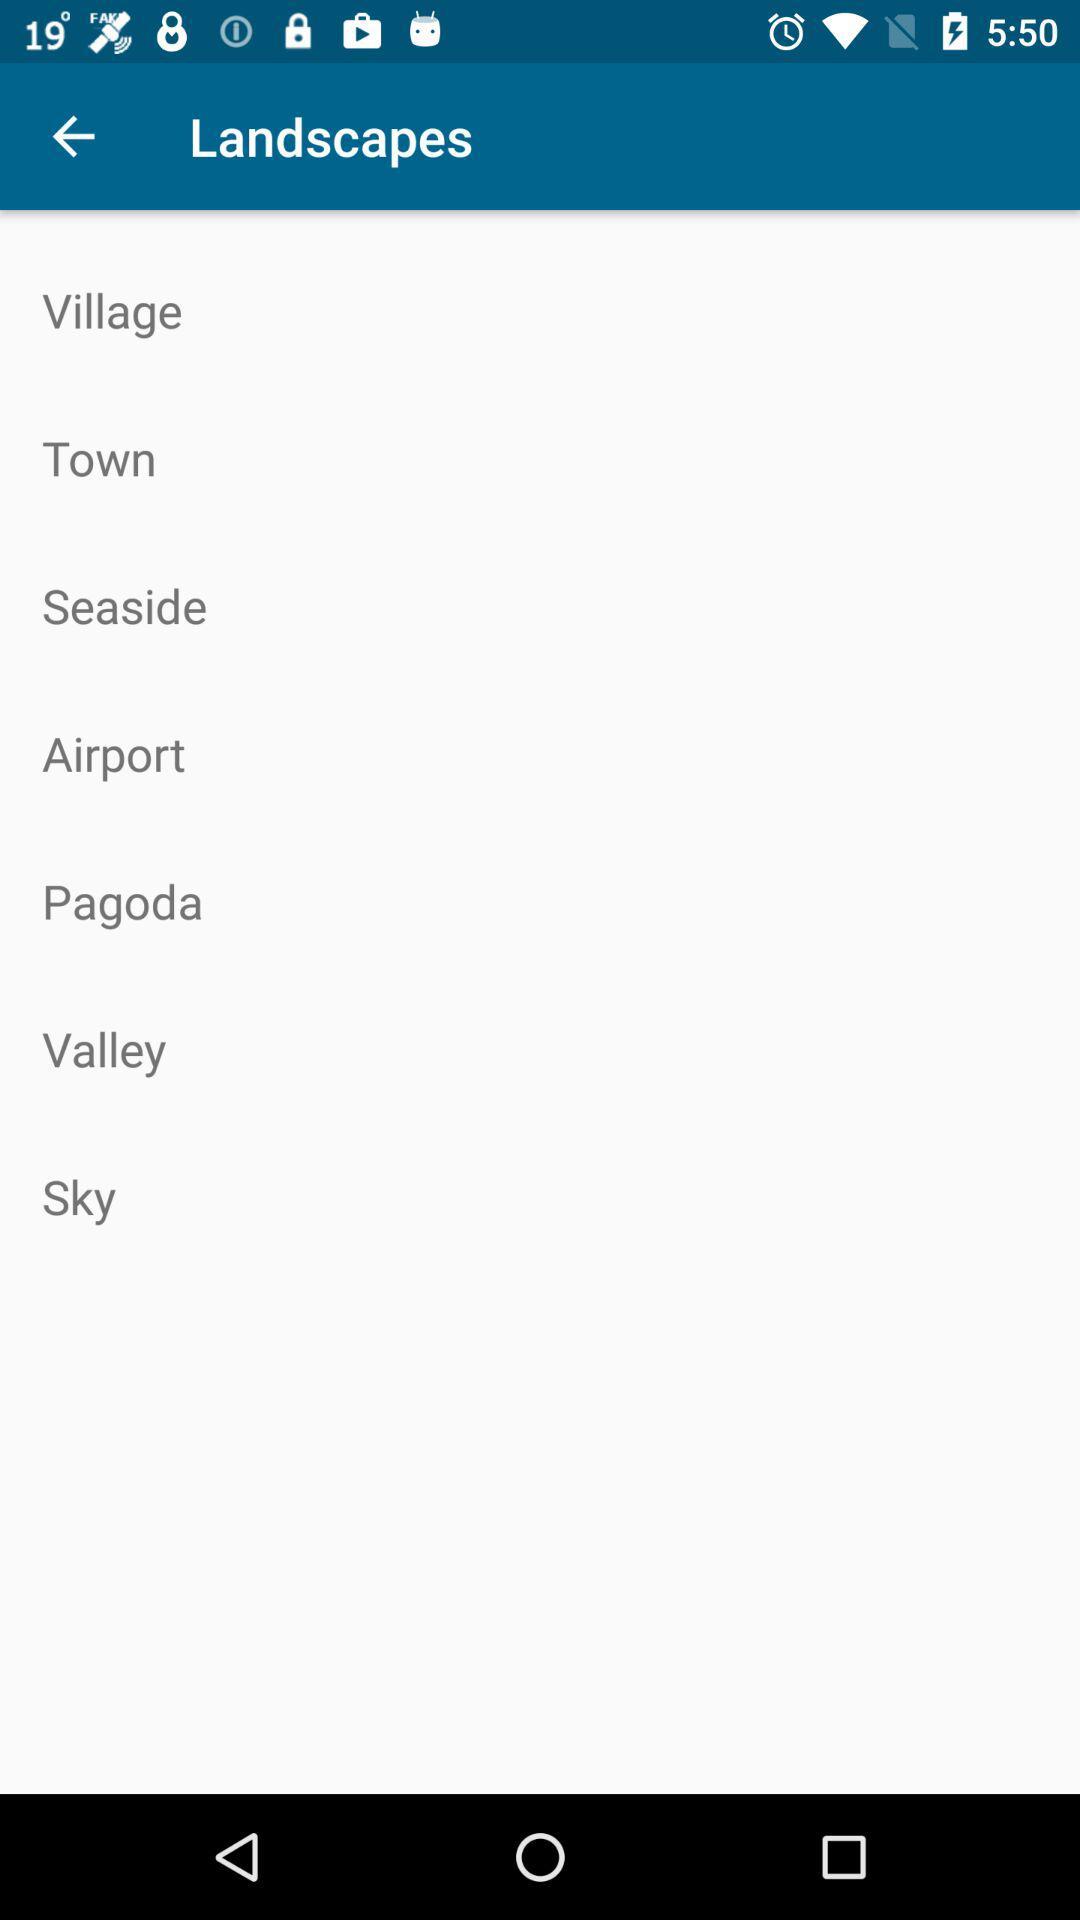 The width and height of the screenshot is (1080, 1920). Describe the element at coordinates (540, 752) in the screenshot. I see `the item above pagoda item` at that location.